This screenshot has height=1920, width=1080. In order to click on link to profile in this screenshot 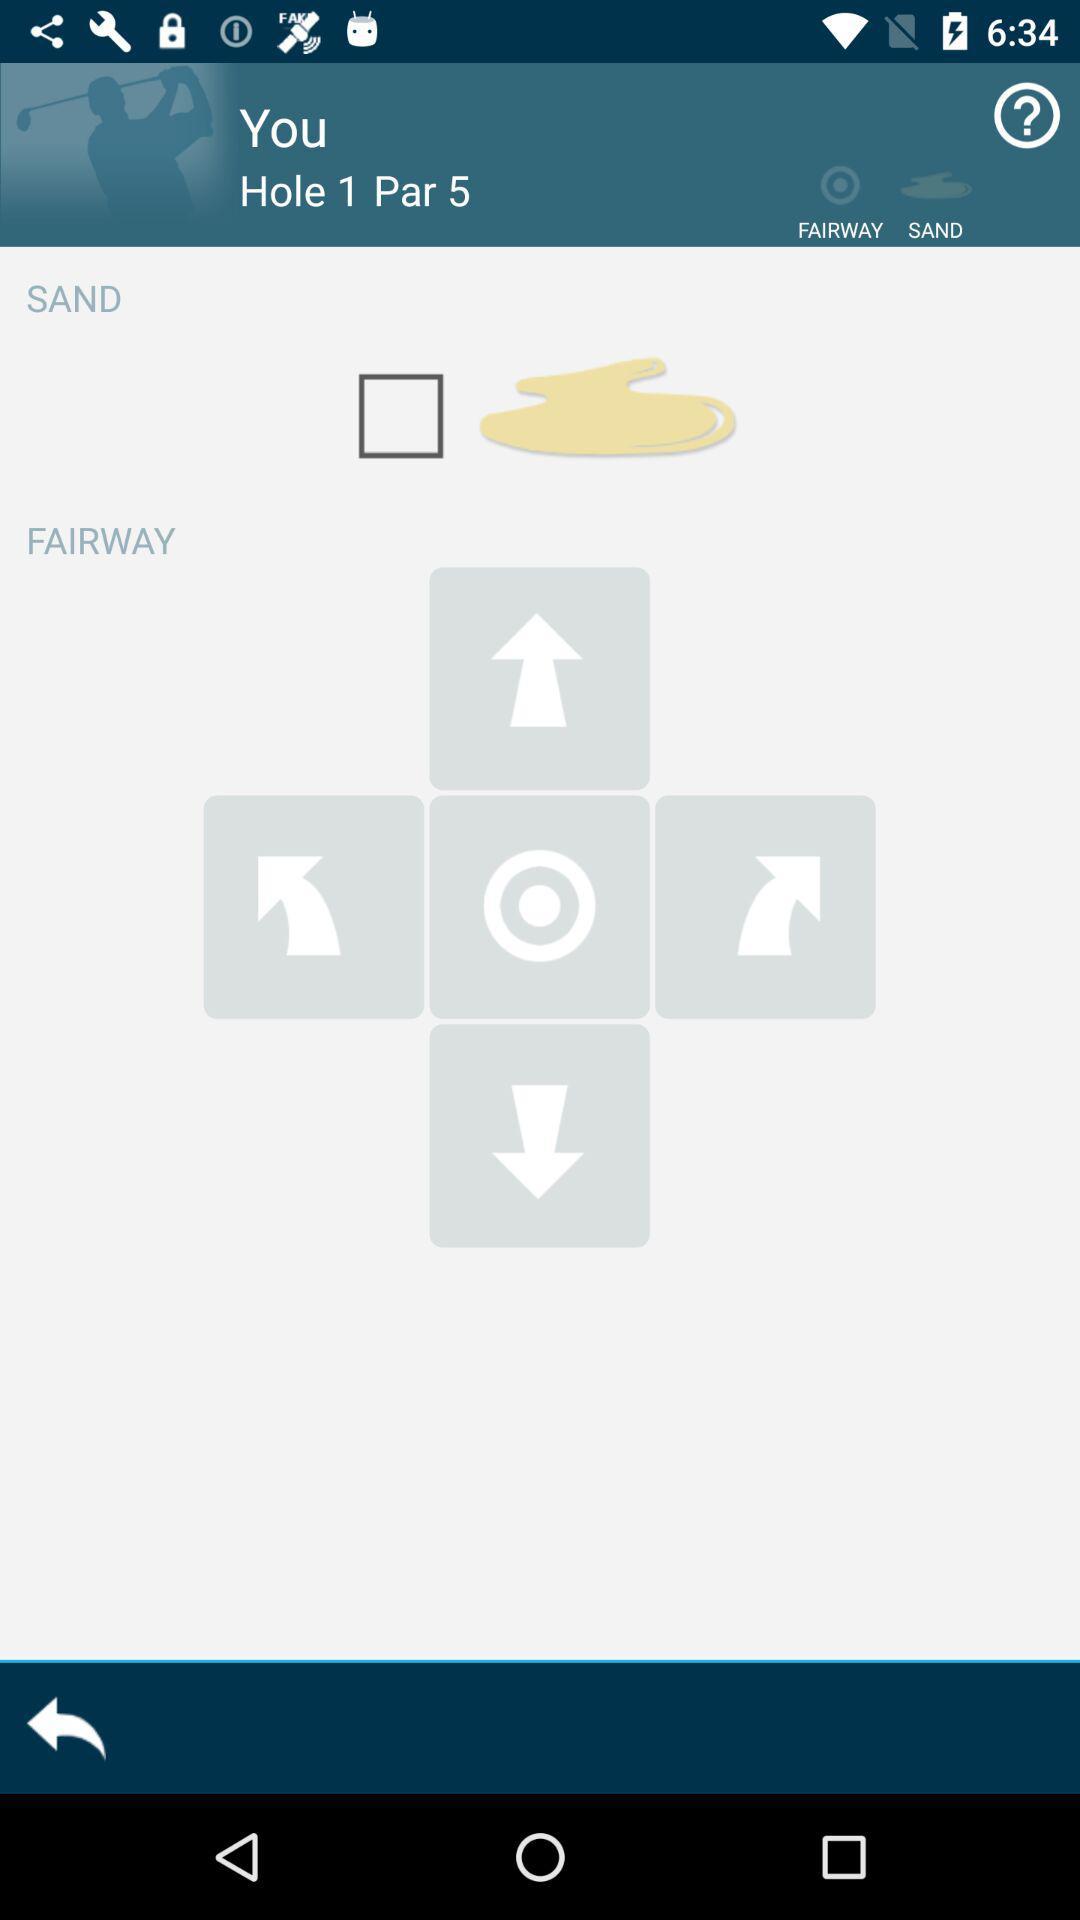, I will do `click(119, 153)`.